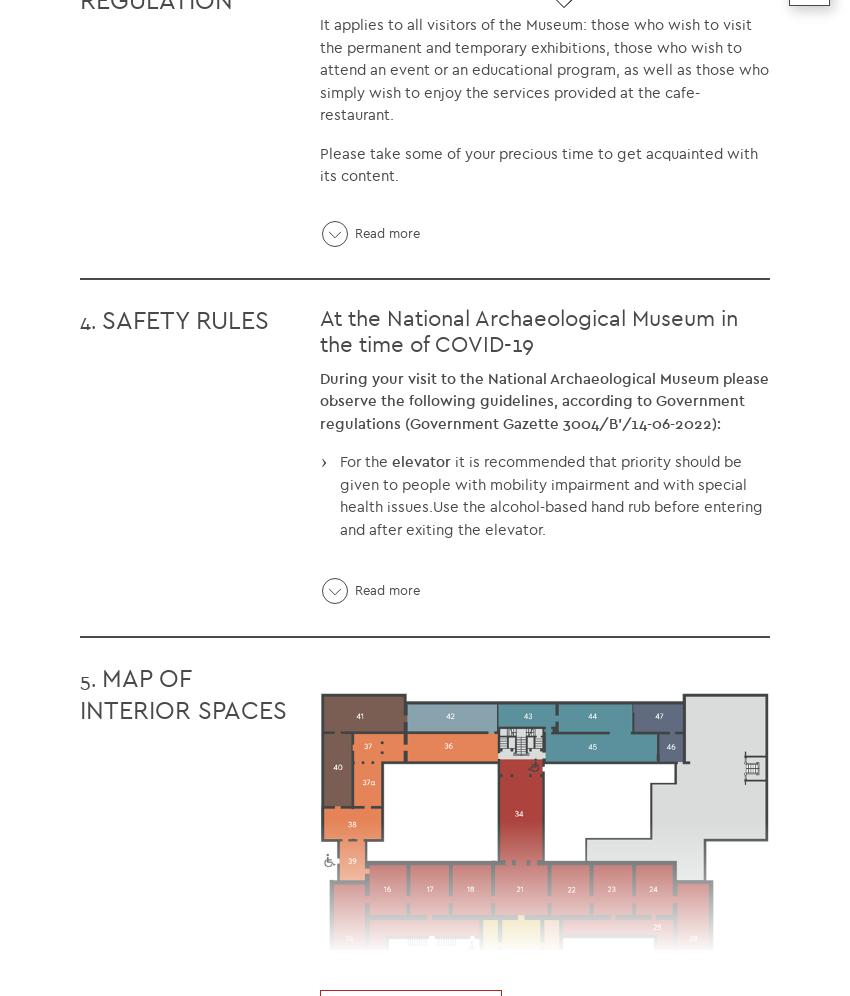 The height and width of the screenshot is (996, 850). What do you see at coordinates (184, 319) in the screenshot?
I see `'SAFETY RULES'` at bounding box center [184, 319].